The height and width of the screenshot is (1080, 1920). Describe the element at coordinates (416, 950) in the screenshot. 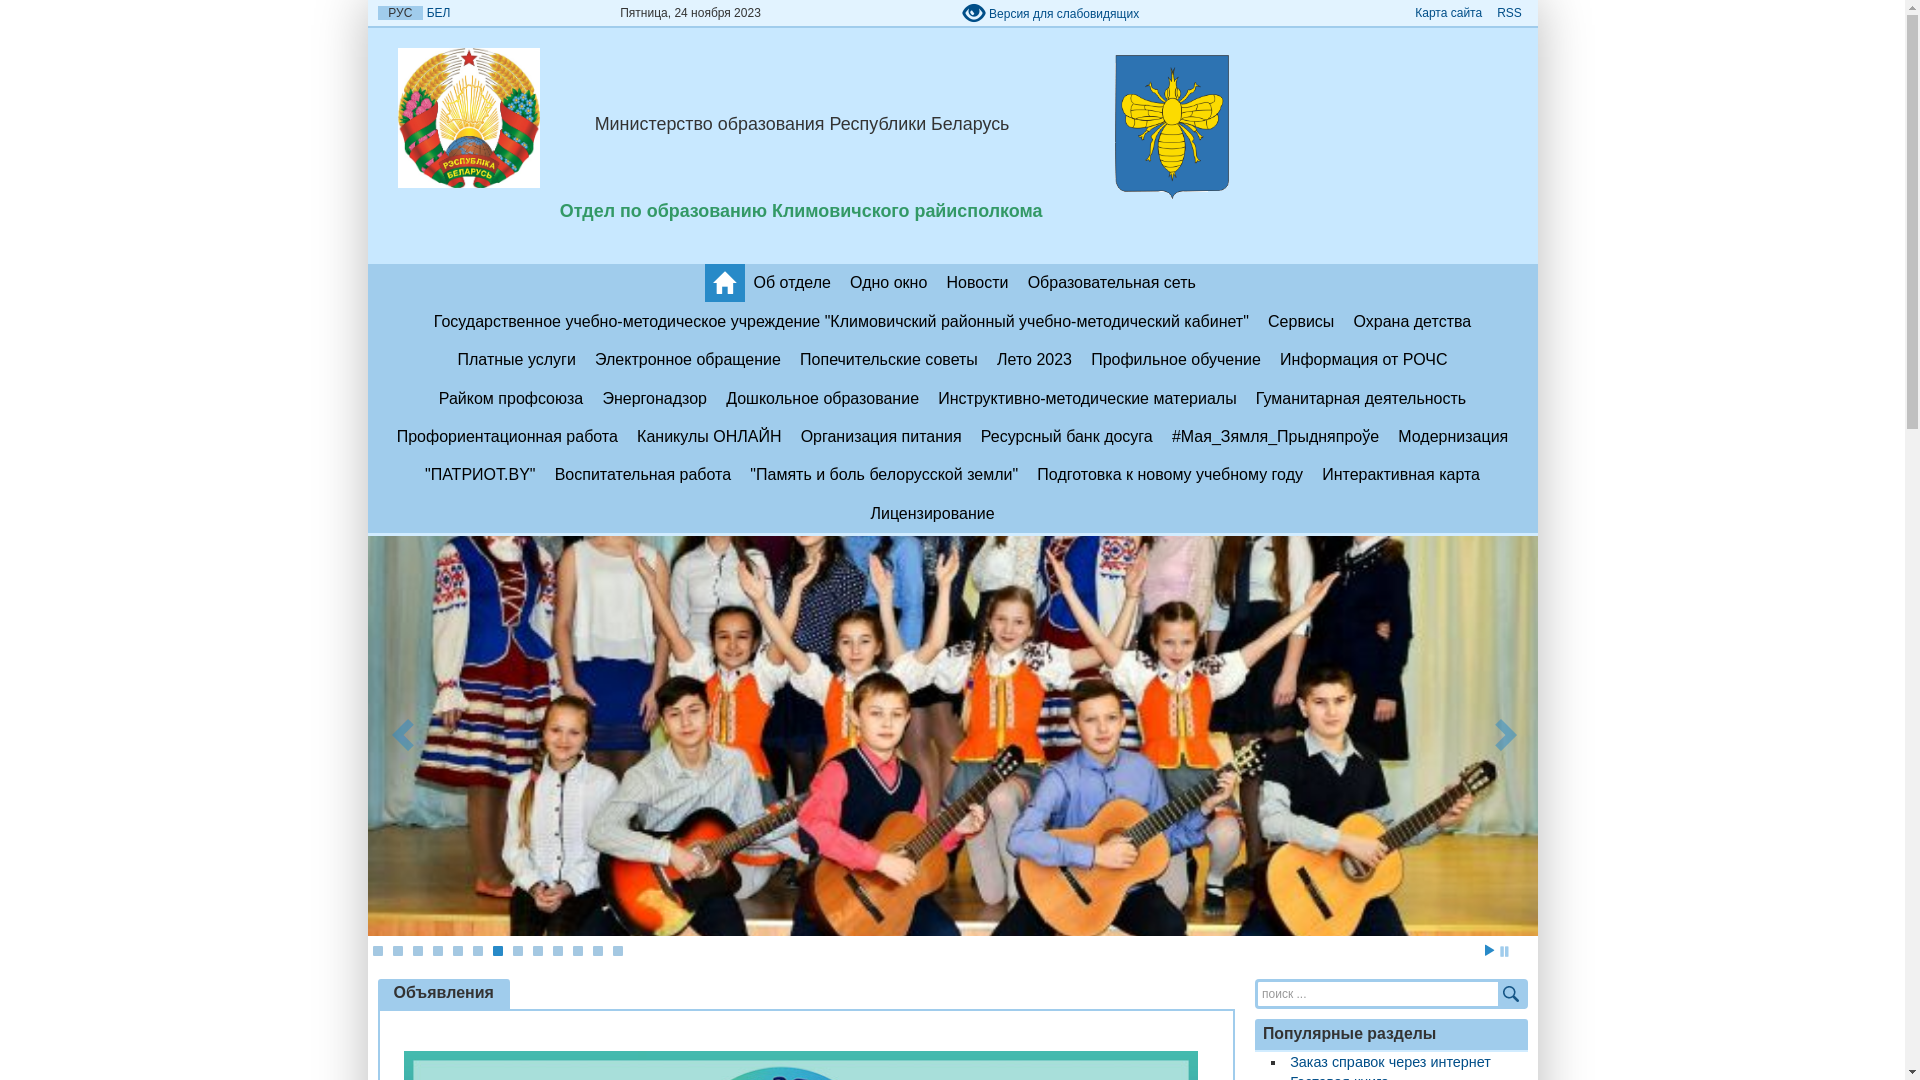

I see `'3'` at that location.